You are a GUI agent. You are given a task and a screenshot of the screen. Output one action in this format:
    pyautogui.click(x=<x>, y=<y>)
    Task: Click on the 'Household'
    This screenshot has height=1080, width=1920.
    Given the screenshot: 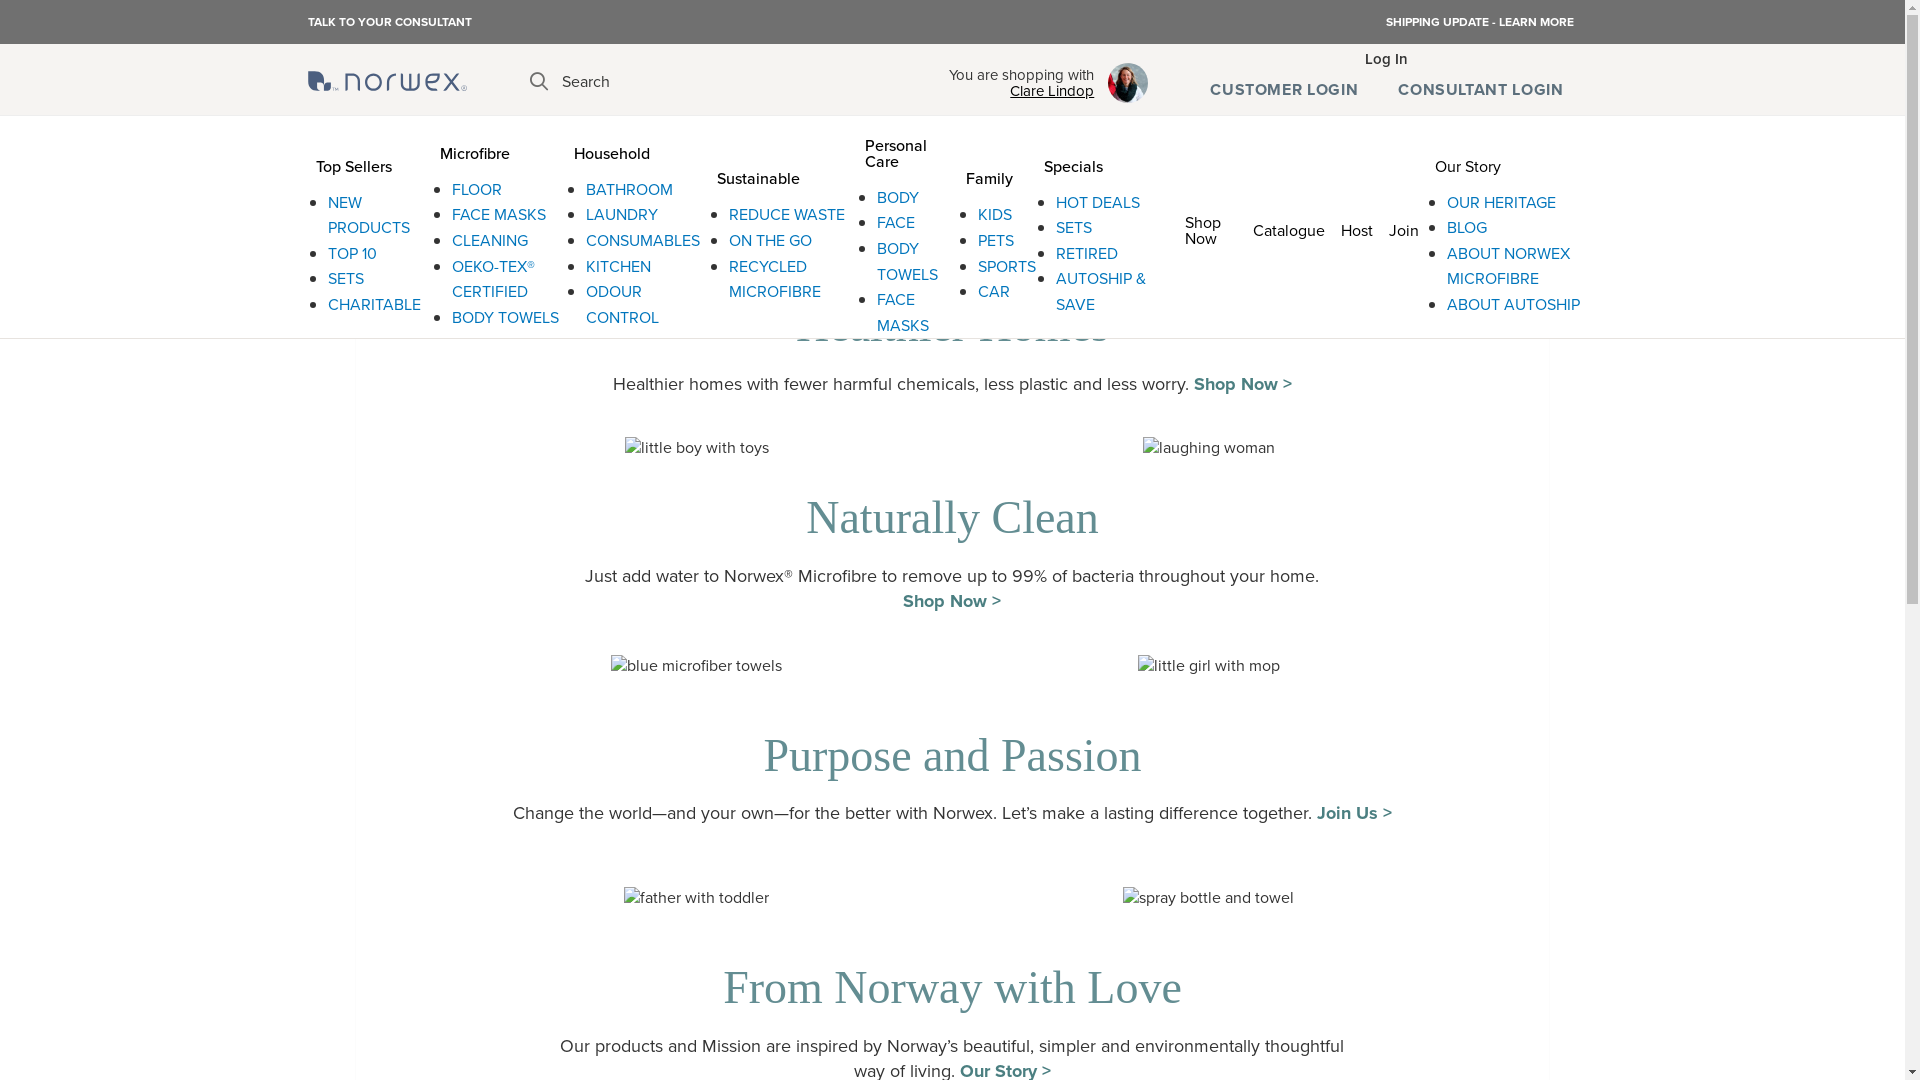 What is the action you would take?
    pyautogui.click(x=636, y=149)
    